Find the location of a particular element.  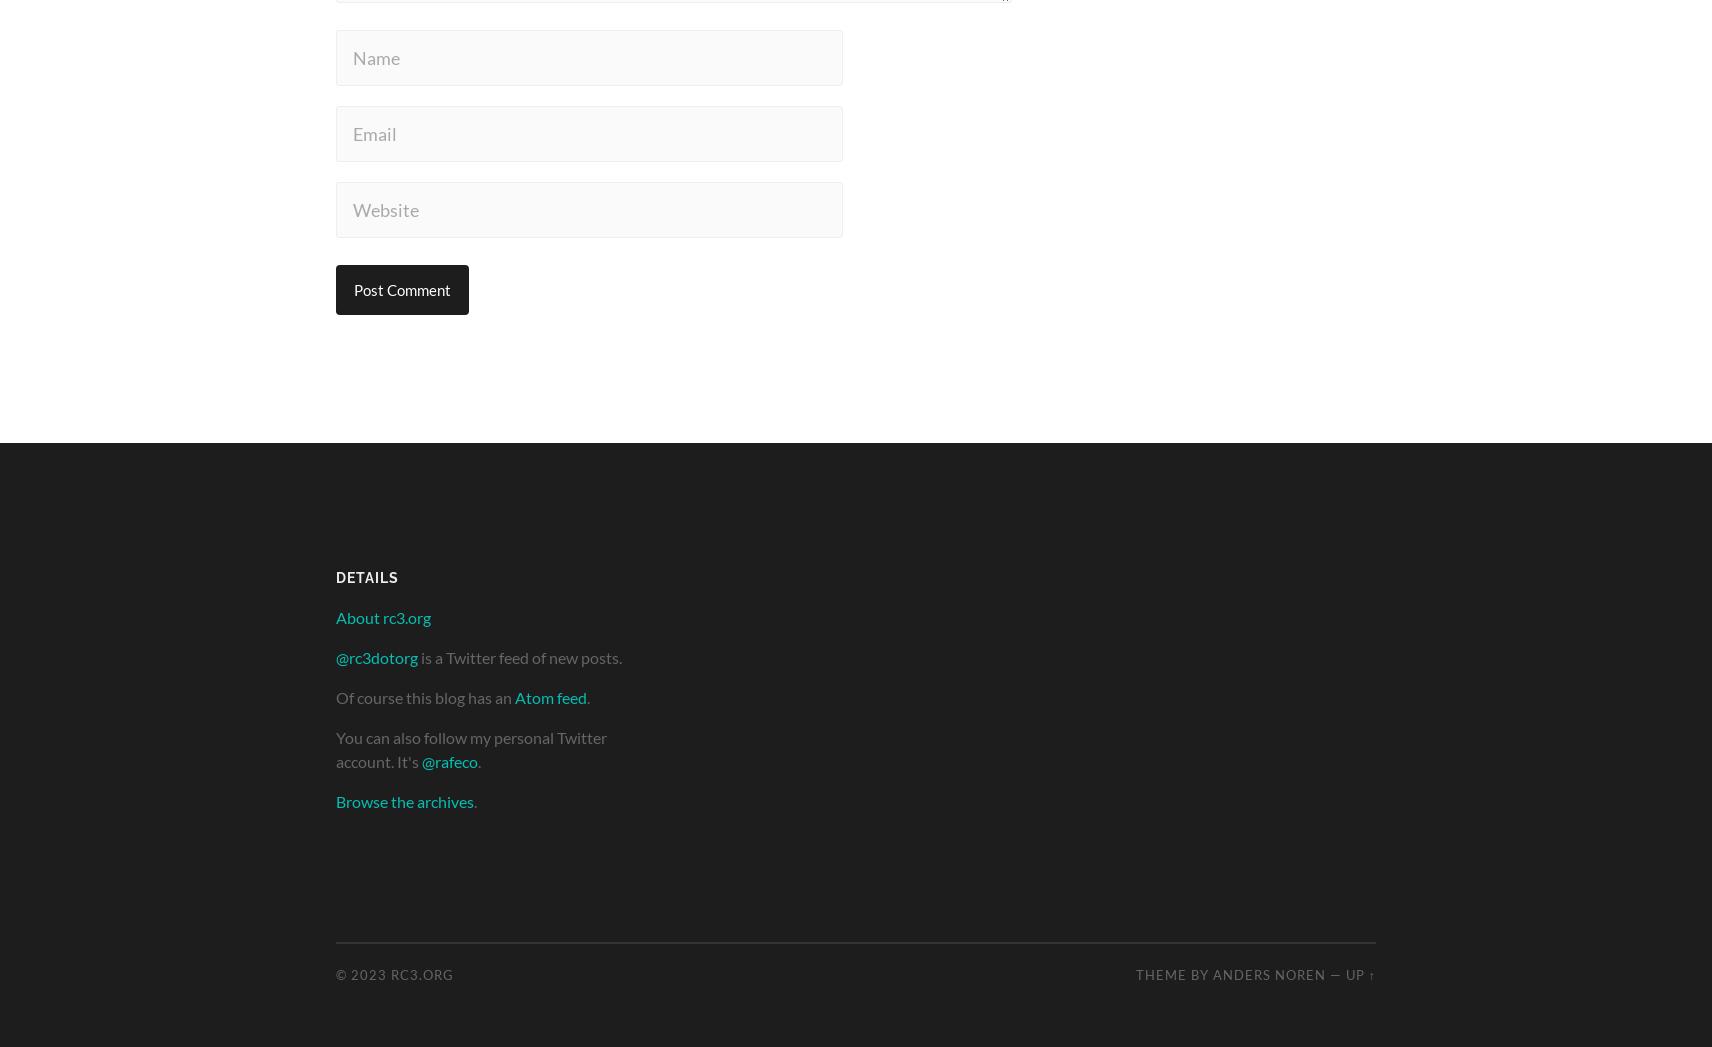

'Details' is located at coordinates (367, 576).